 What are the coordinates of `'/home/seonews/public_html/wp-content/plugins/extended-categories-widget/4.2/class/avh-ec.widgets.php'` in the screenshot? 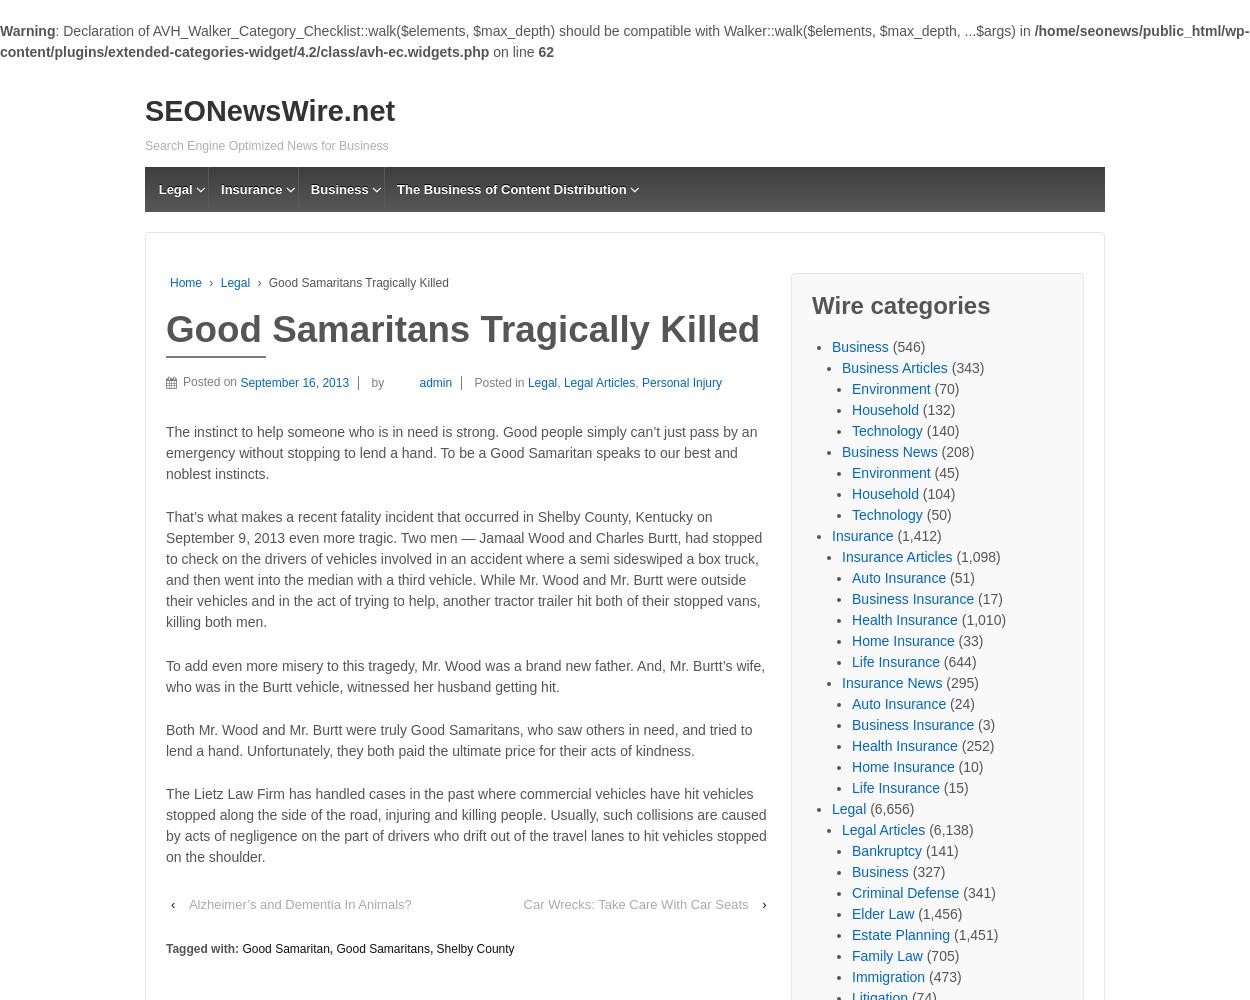 It's located at (623, 41).